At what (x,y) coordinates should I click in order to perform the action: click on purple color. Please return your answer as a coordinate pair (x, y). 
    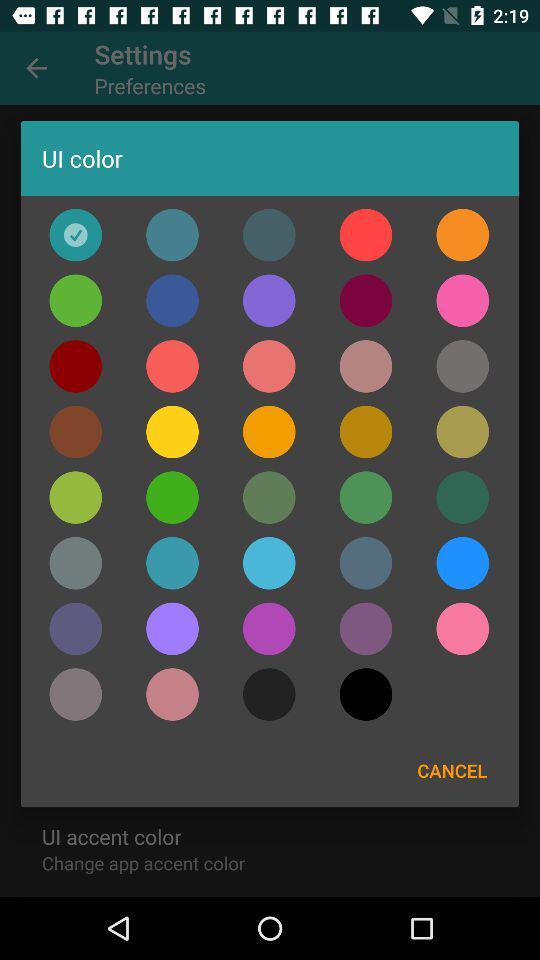
    Looking at the image, I should click on (172, 627).